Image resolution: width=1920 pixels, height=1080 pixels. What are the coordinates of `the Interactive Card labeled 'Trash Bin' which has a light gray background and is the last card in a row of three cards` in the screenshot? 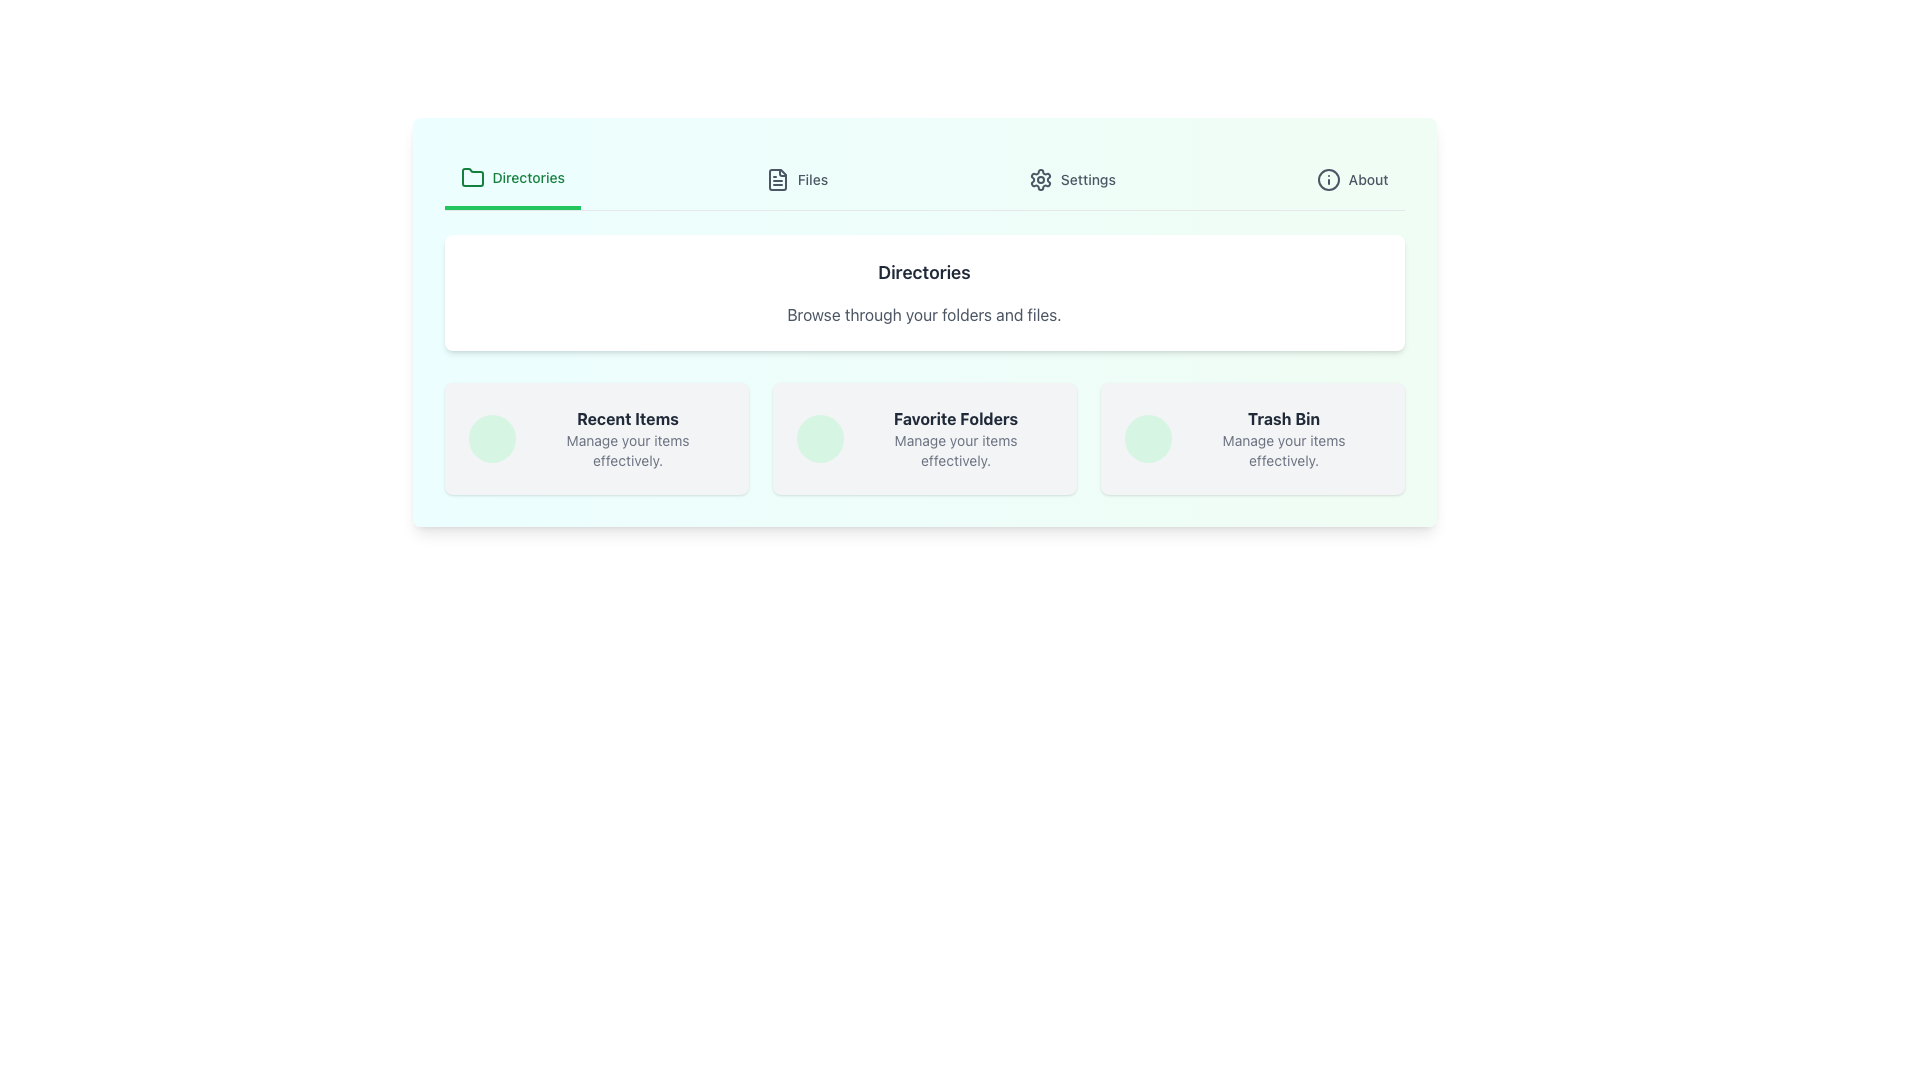 It's located at (1251, 438).